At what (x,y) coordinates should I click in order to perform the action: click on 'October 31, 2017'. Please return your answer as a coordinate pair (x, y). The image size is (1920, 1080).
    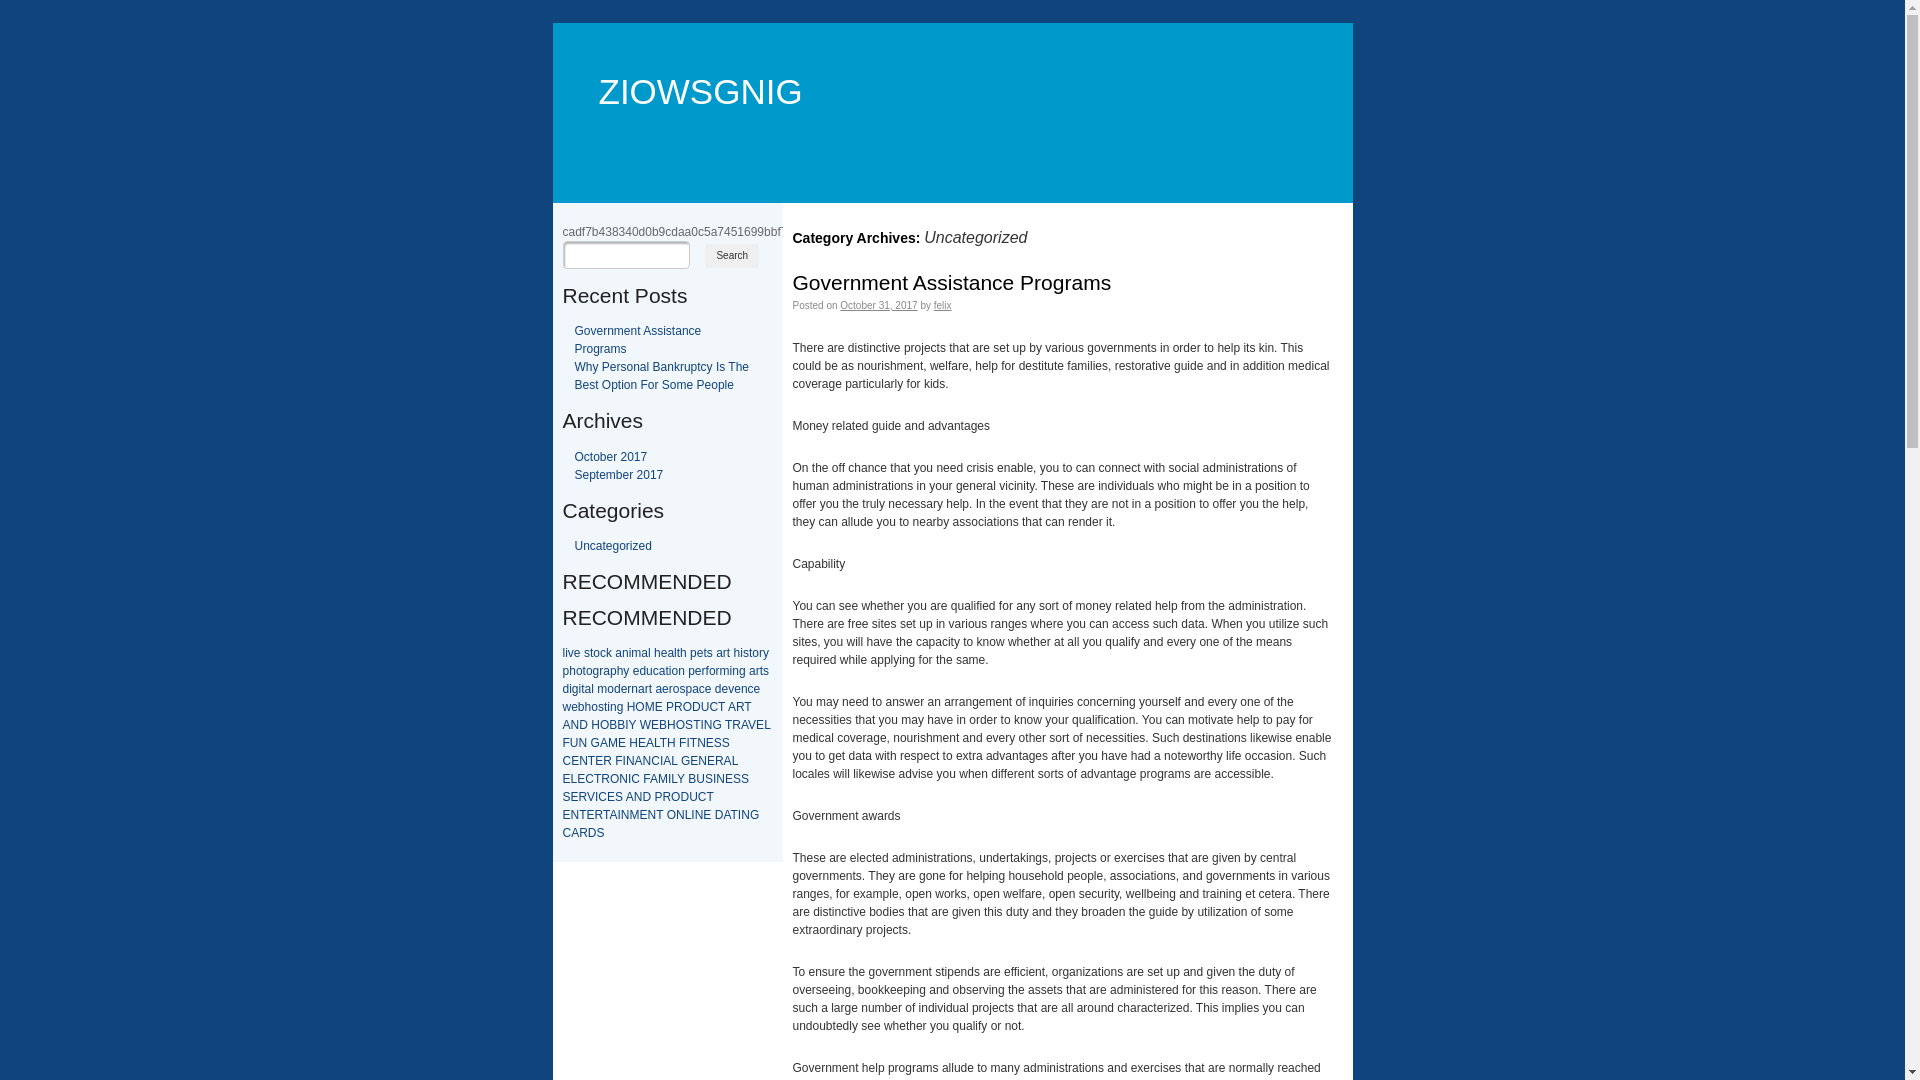
    Looking at the image, I should click on (878, 305).